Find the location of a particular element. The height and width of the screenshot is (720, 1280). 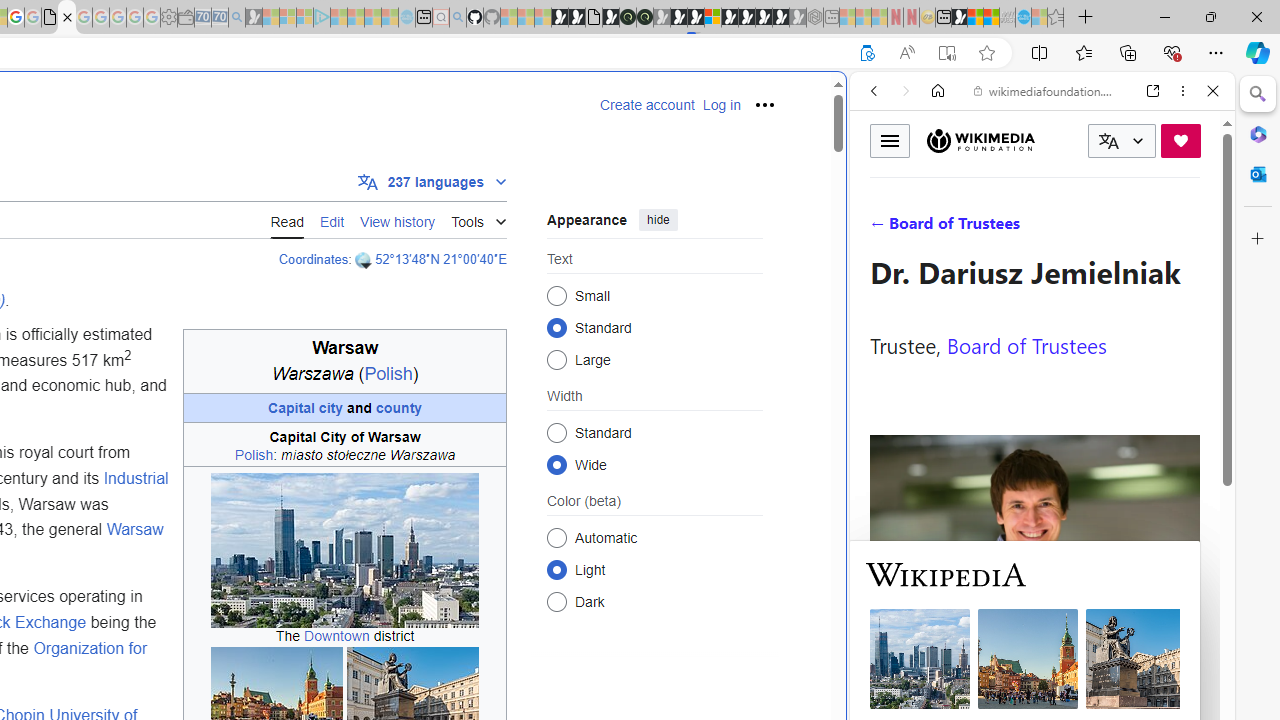

'Large' is located at coordinates (556, 358).